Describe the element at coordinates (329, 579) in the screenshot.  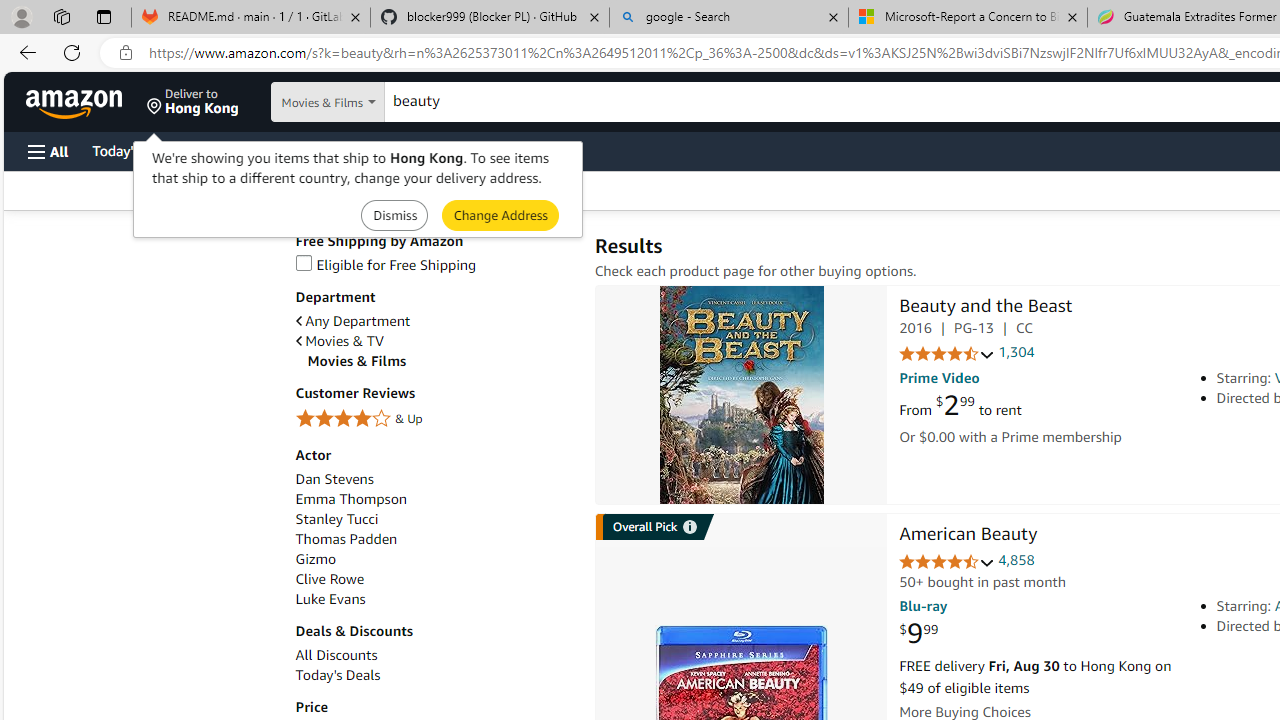
I see `'Clive Rowe'` at that location.